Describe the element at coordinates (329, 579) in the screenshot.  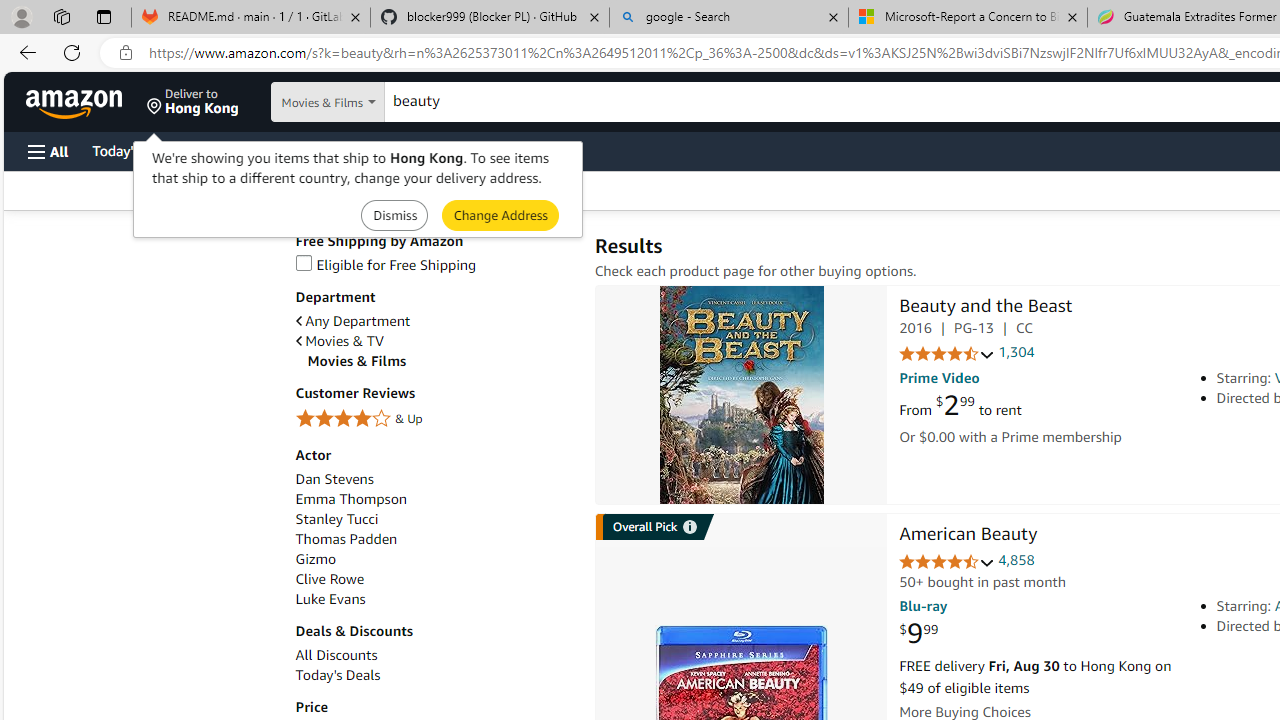
I see `'Clive Rowe'` at that location.